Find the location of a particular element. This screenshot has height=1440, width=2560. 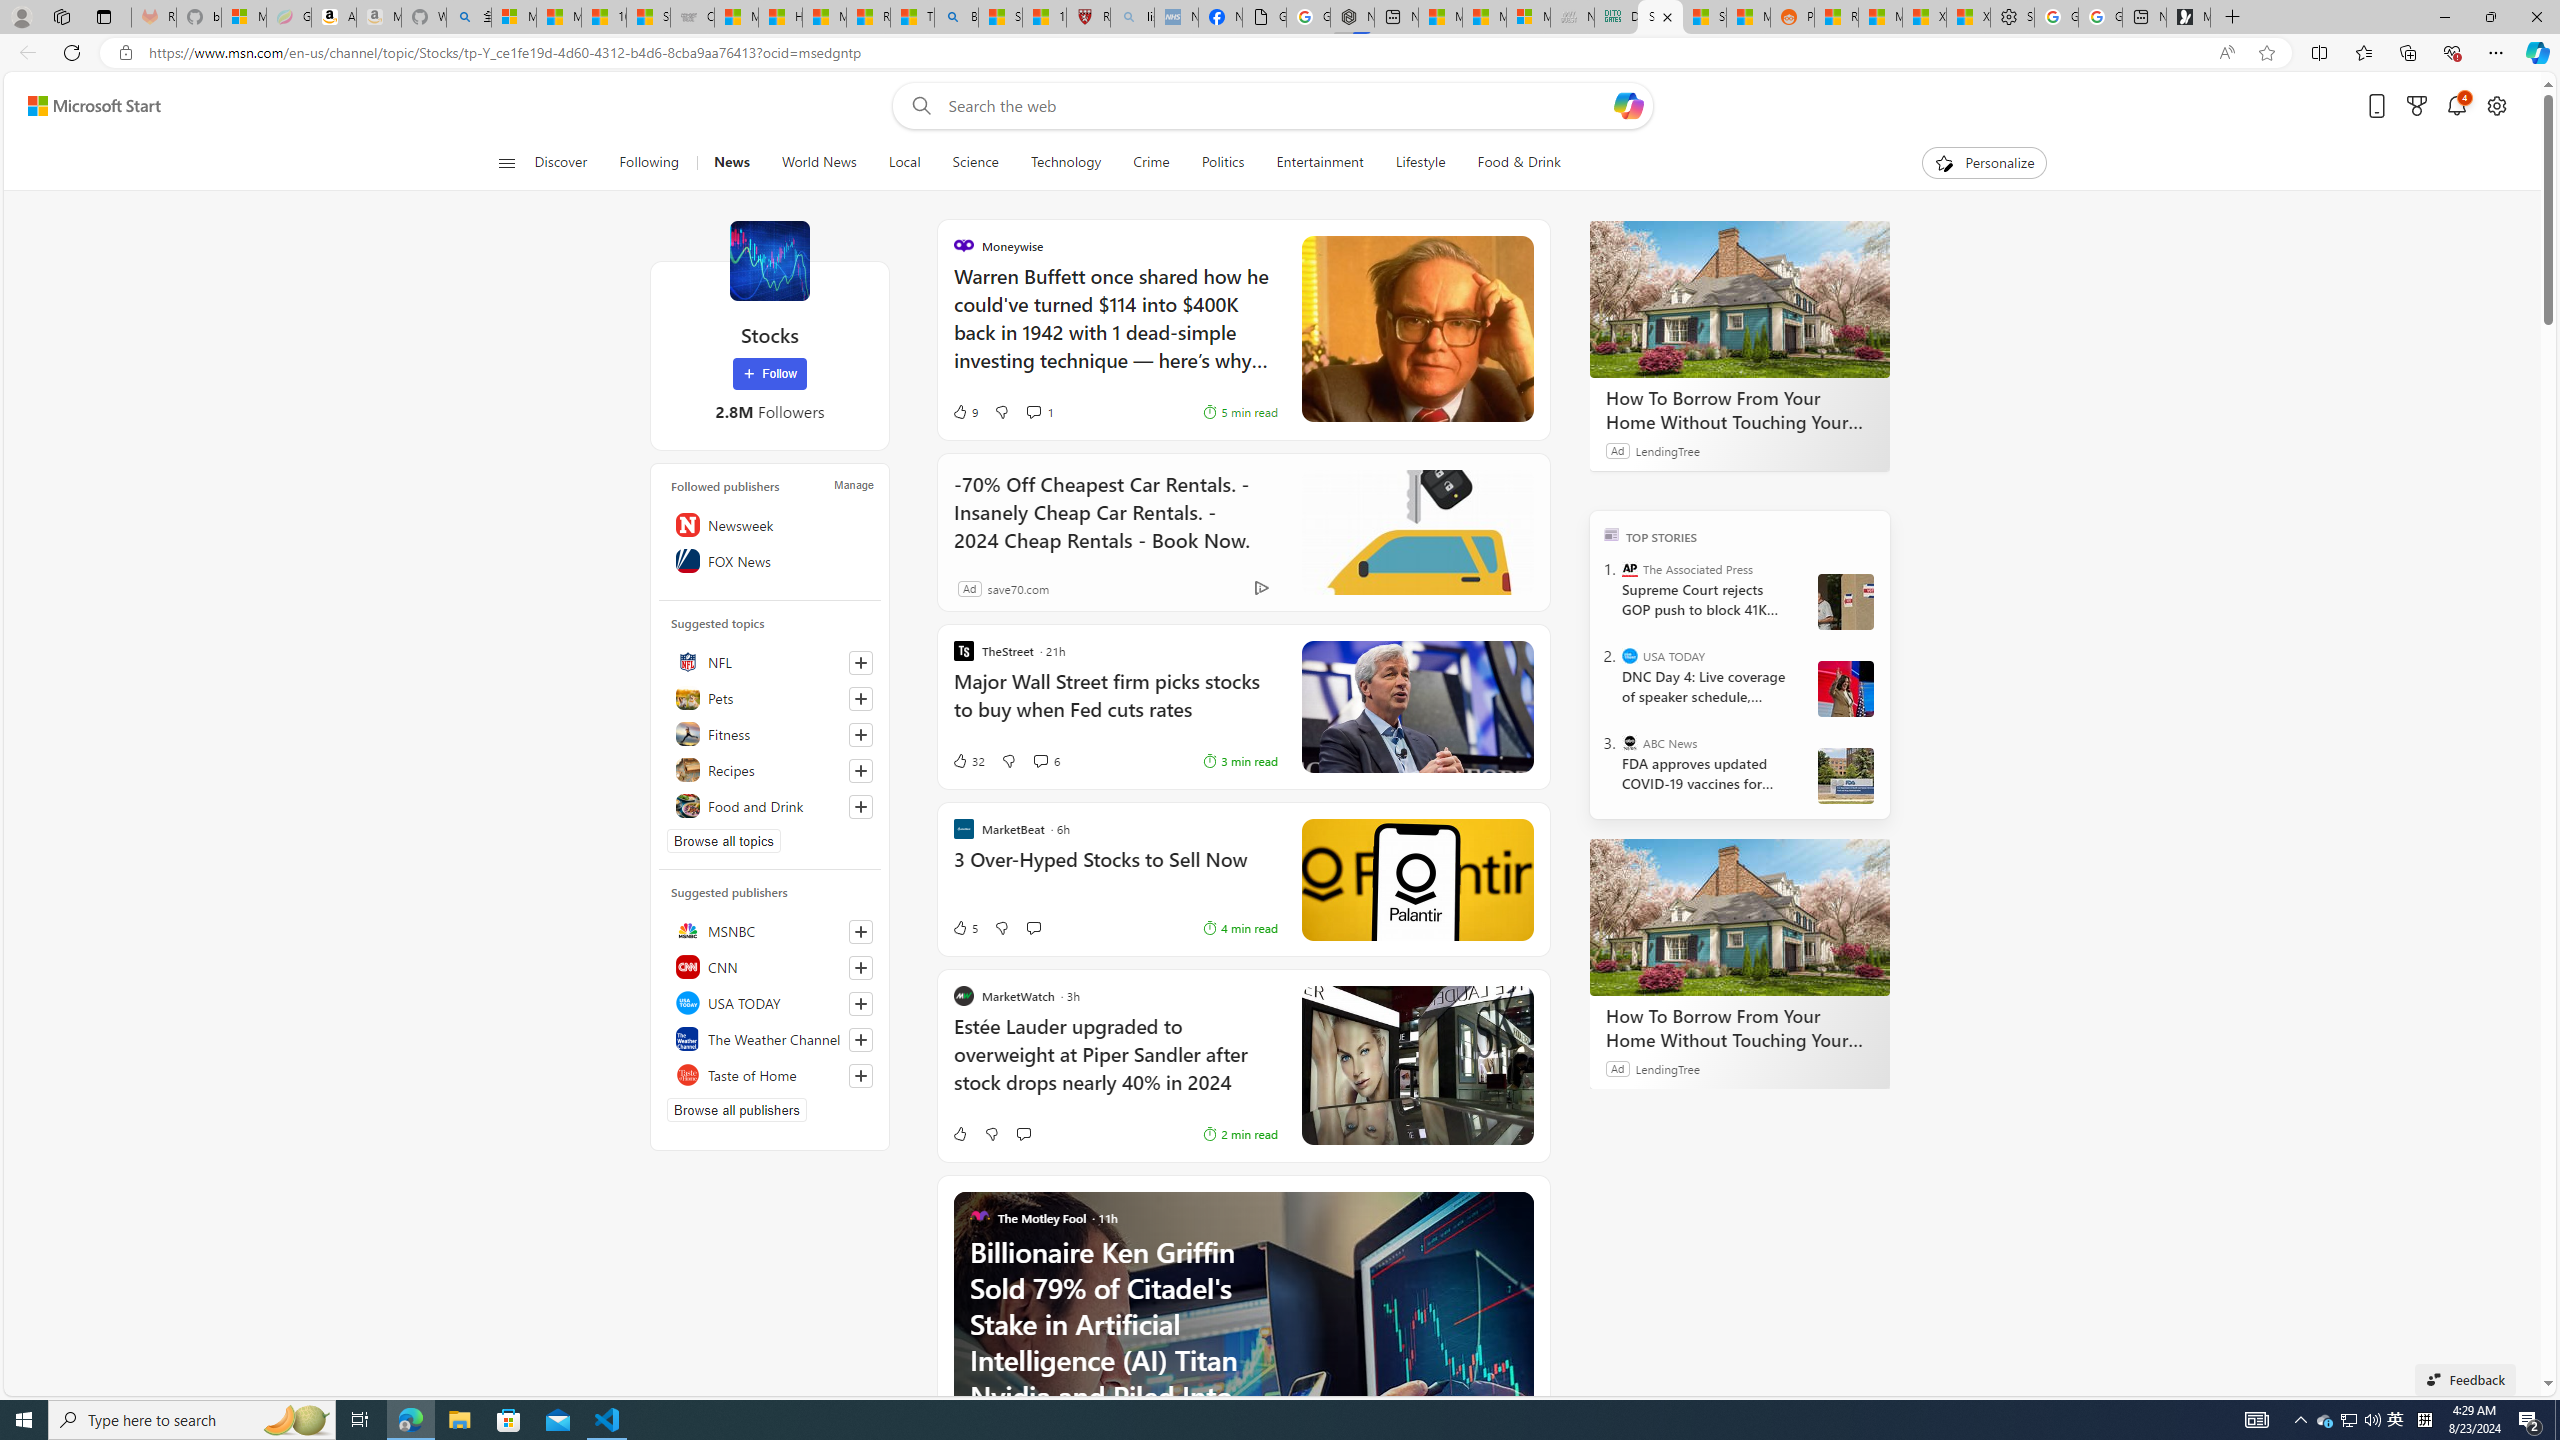

'Pets' is located at coordinates (770, 697).